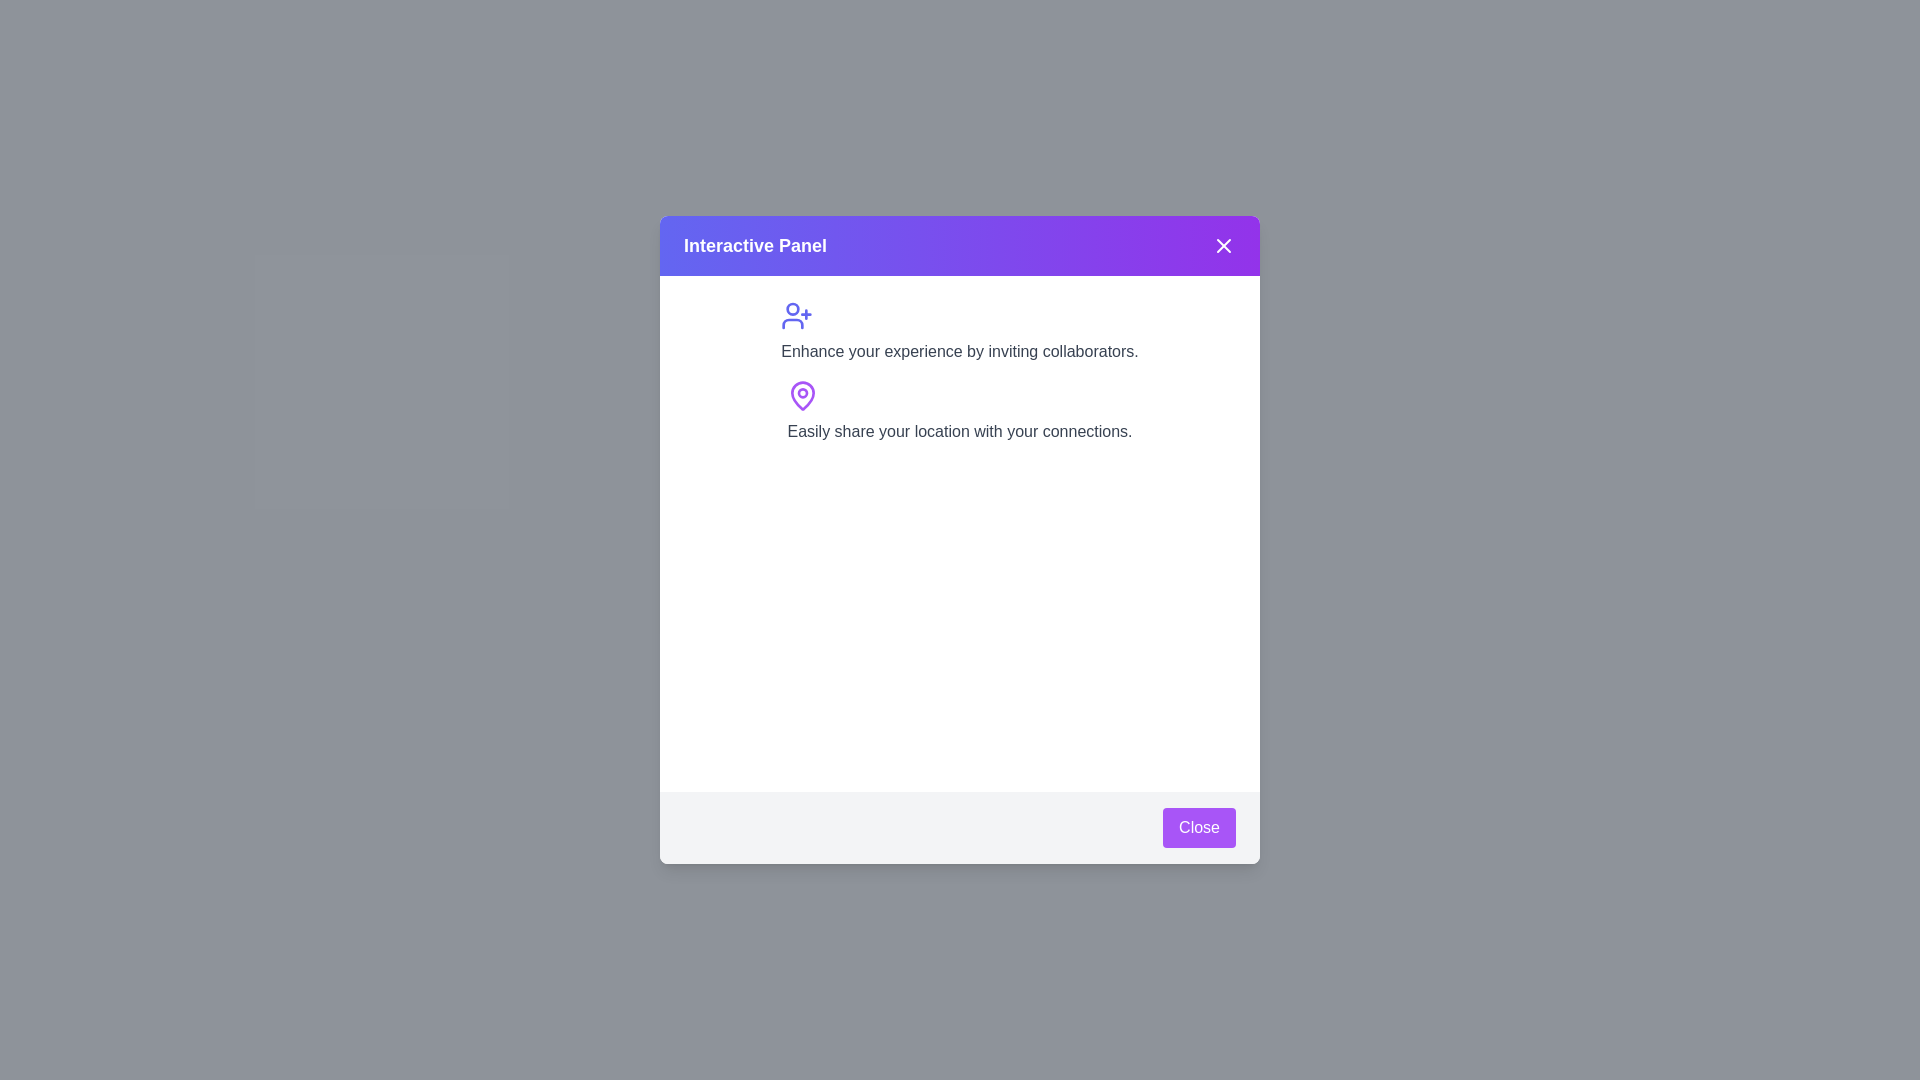  I want to click on the 'Interactive Panel' text label, which is a bold and large white title located at the top-left of the header bar in the modal window, so click(754, 245).